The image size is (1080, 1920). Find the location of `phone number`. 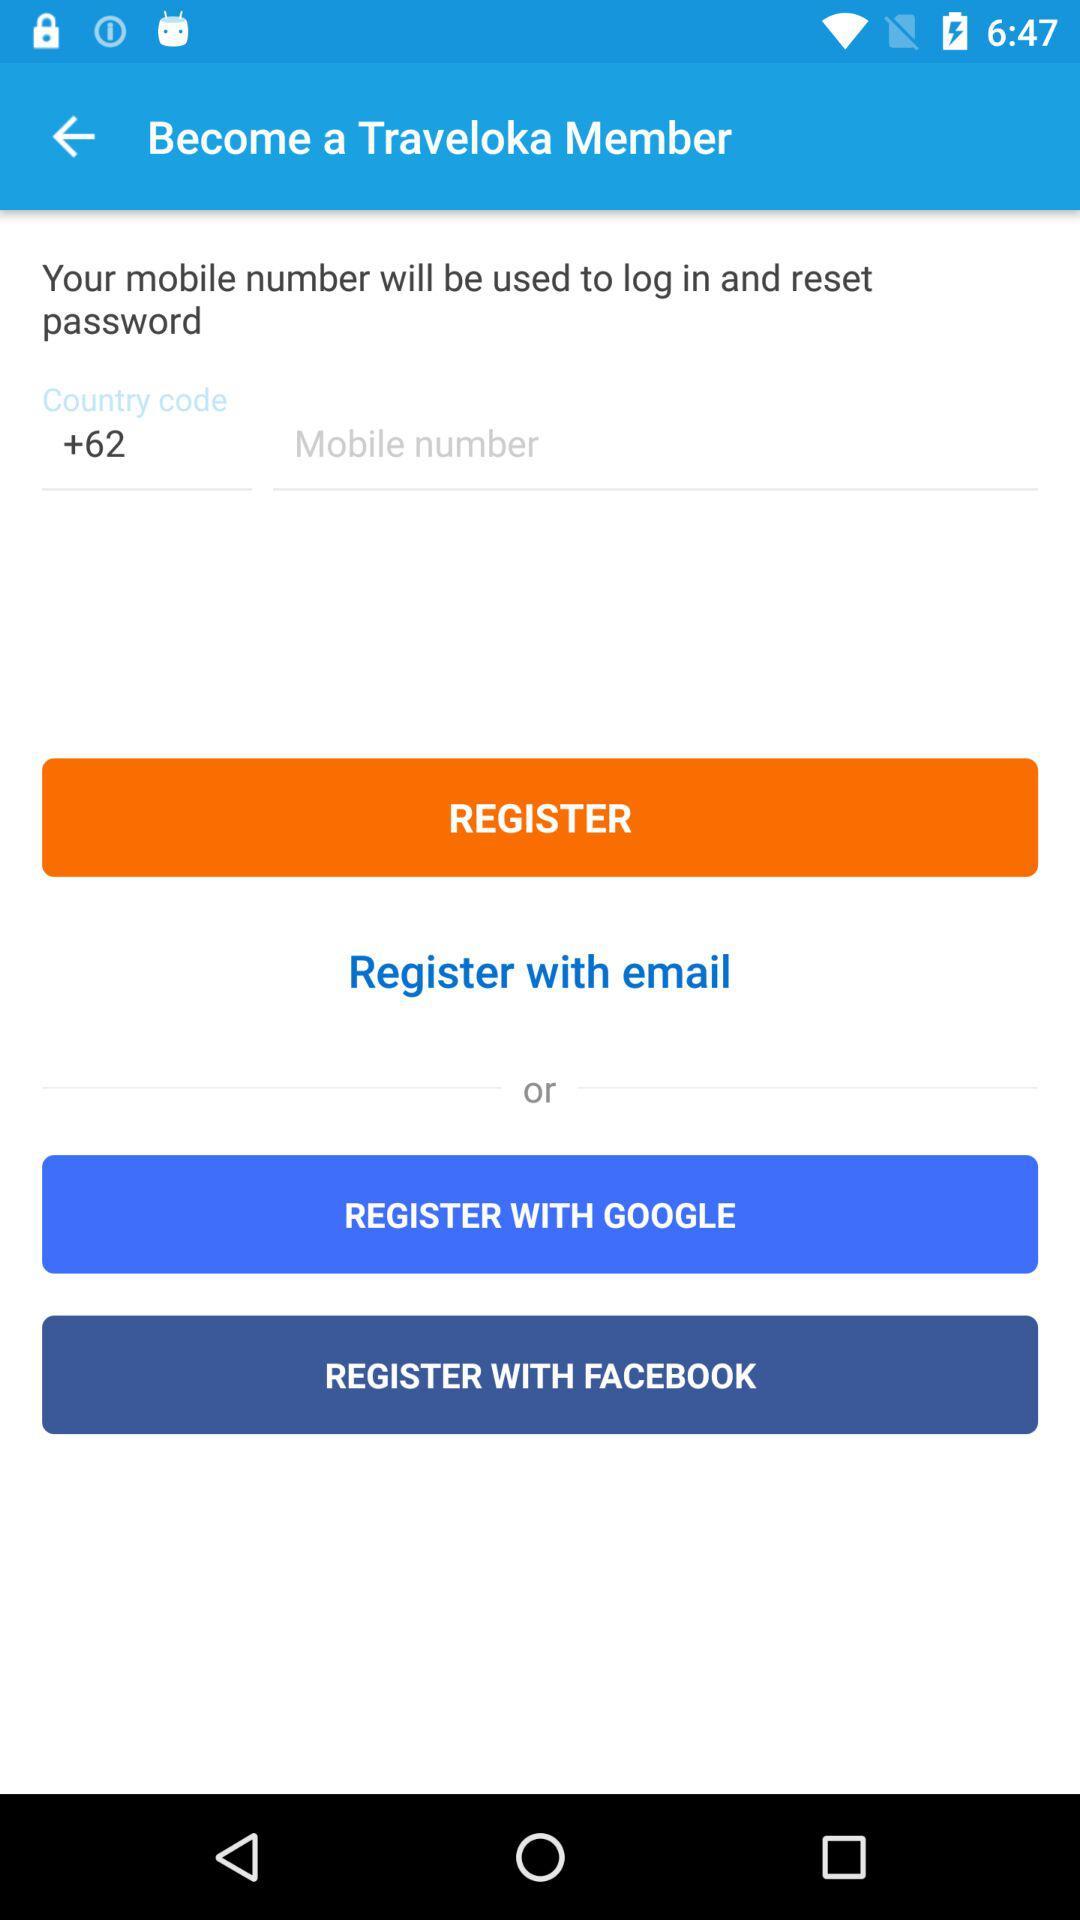

phone number is located at coordinates (655, 454).